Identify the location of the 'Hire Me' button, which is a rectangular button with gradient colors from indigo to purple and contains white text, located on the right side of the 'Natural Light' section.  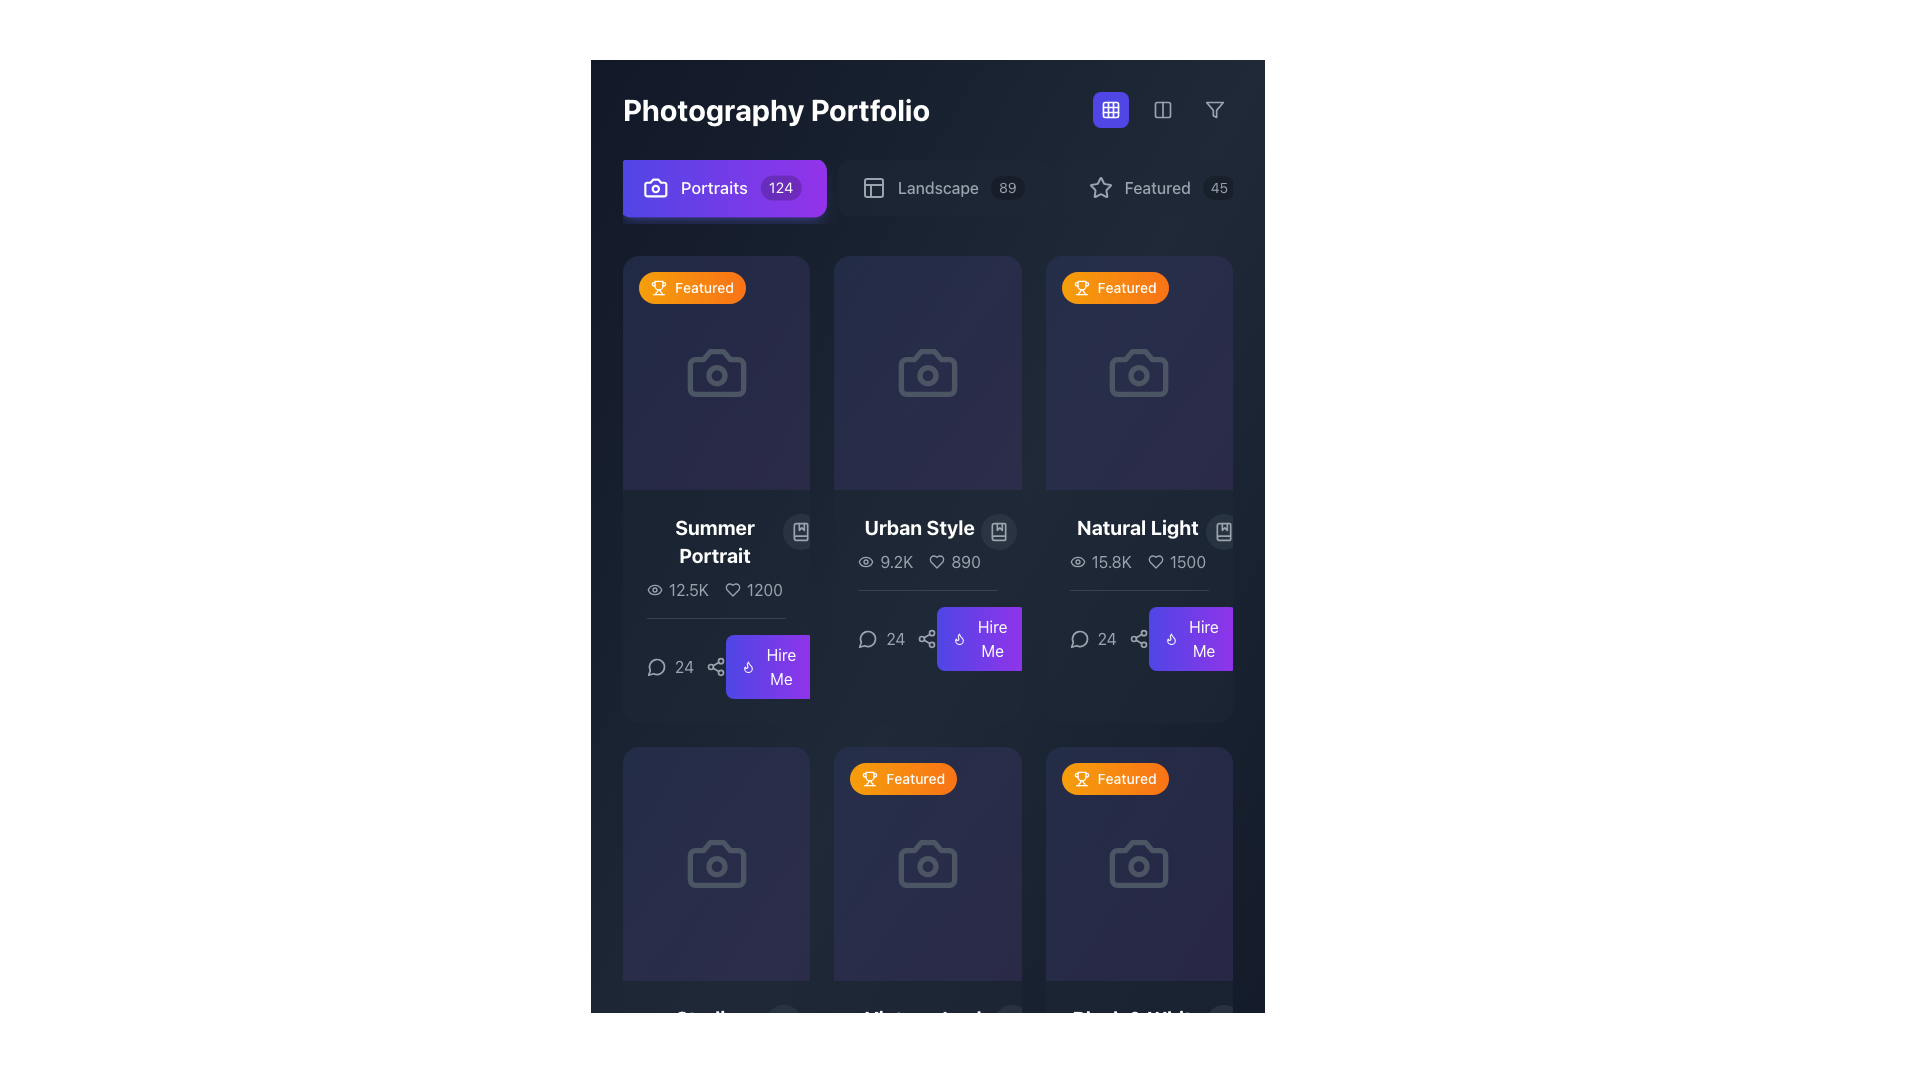
(1193, 639).